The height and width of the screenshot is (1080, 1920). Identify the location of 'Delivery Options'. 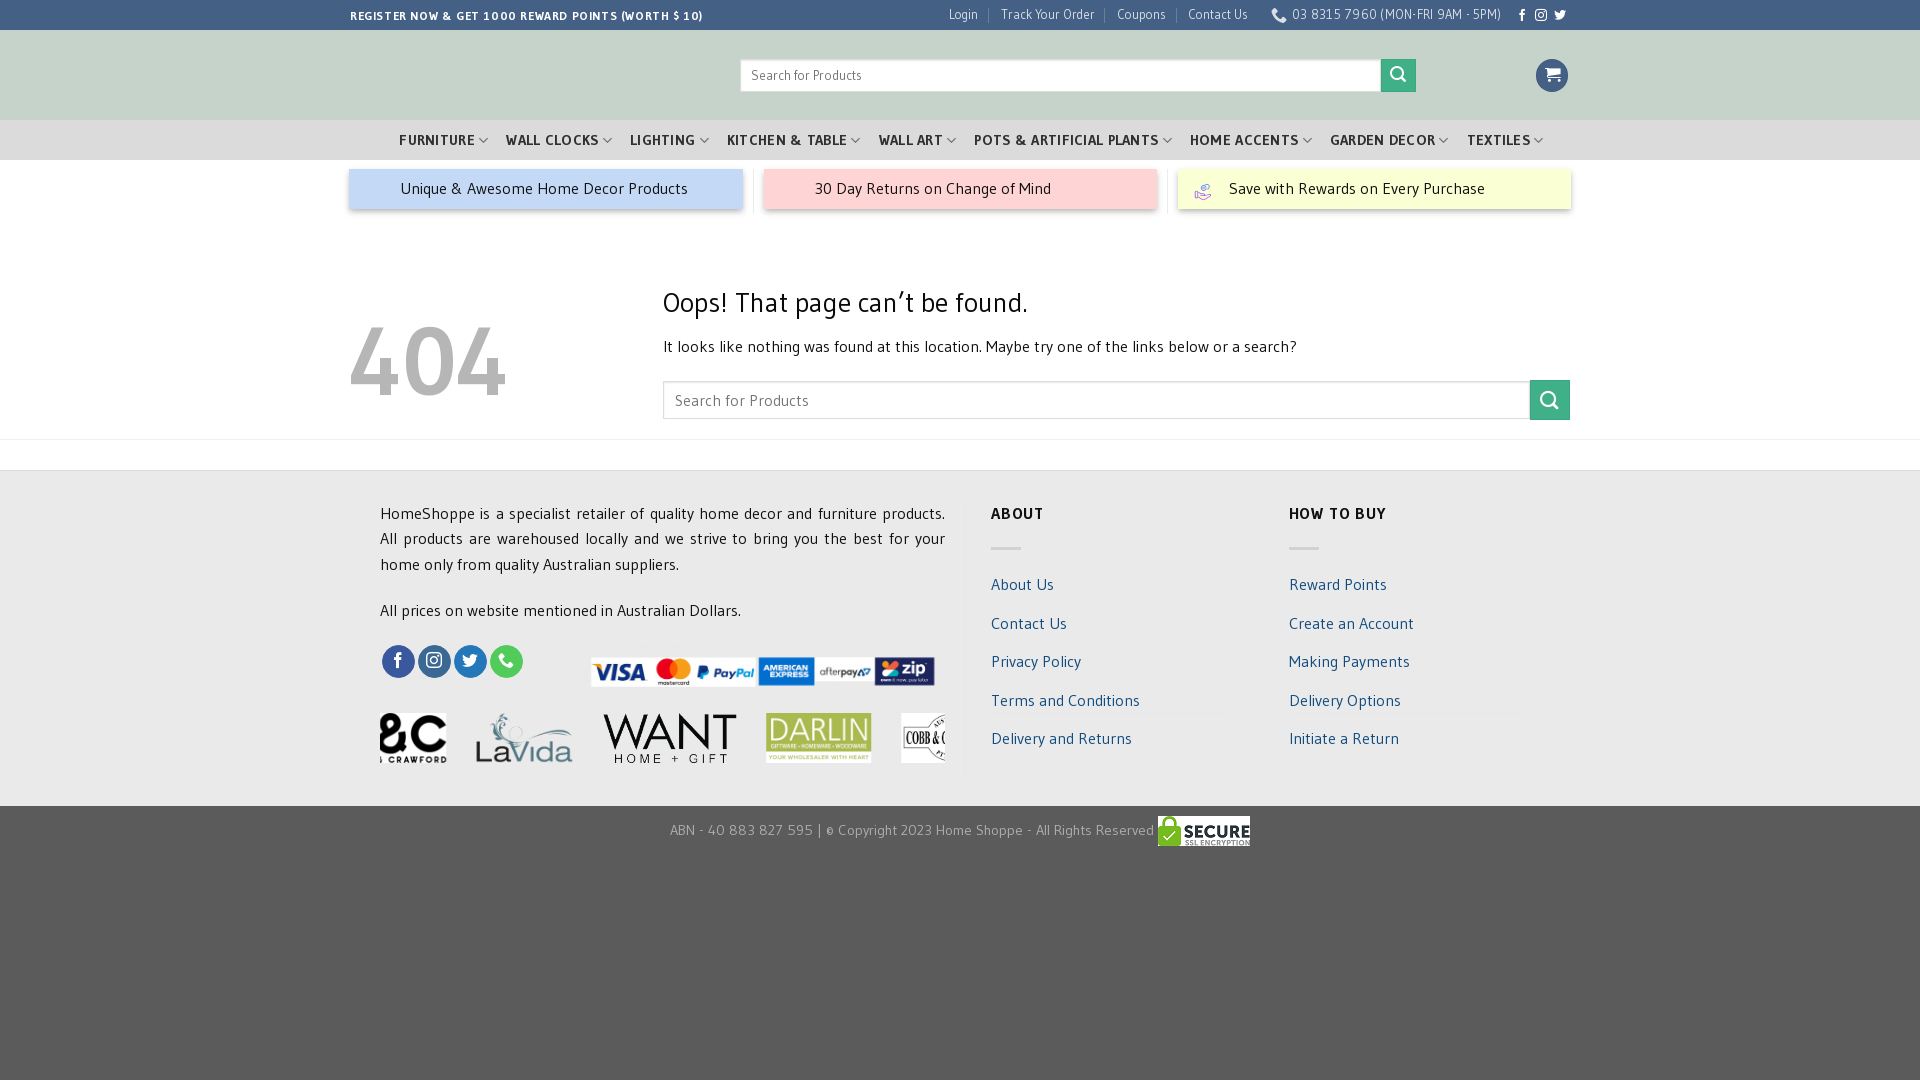
(1344, 700).